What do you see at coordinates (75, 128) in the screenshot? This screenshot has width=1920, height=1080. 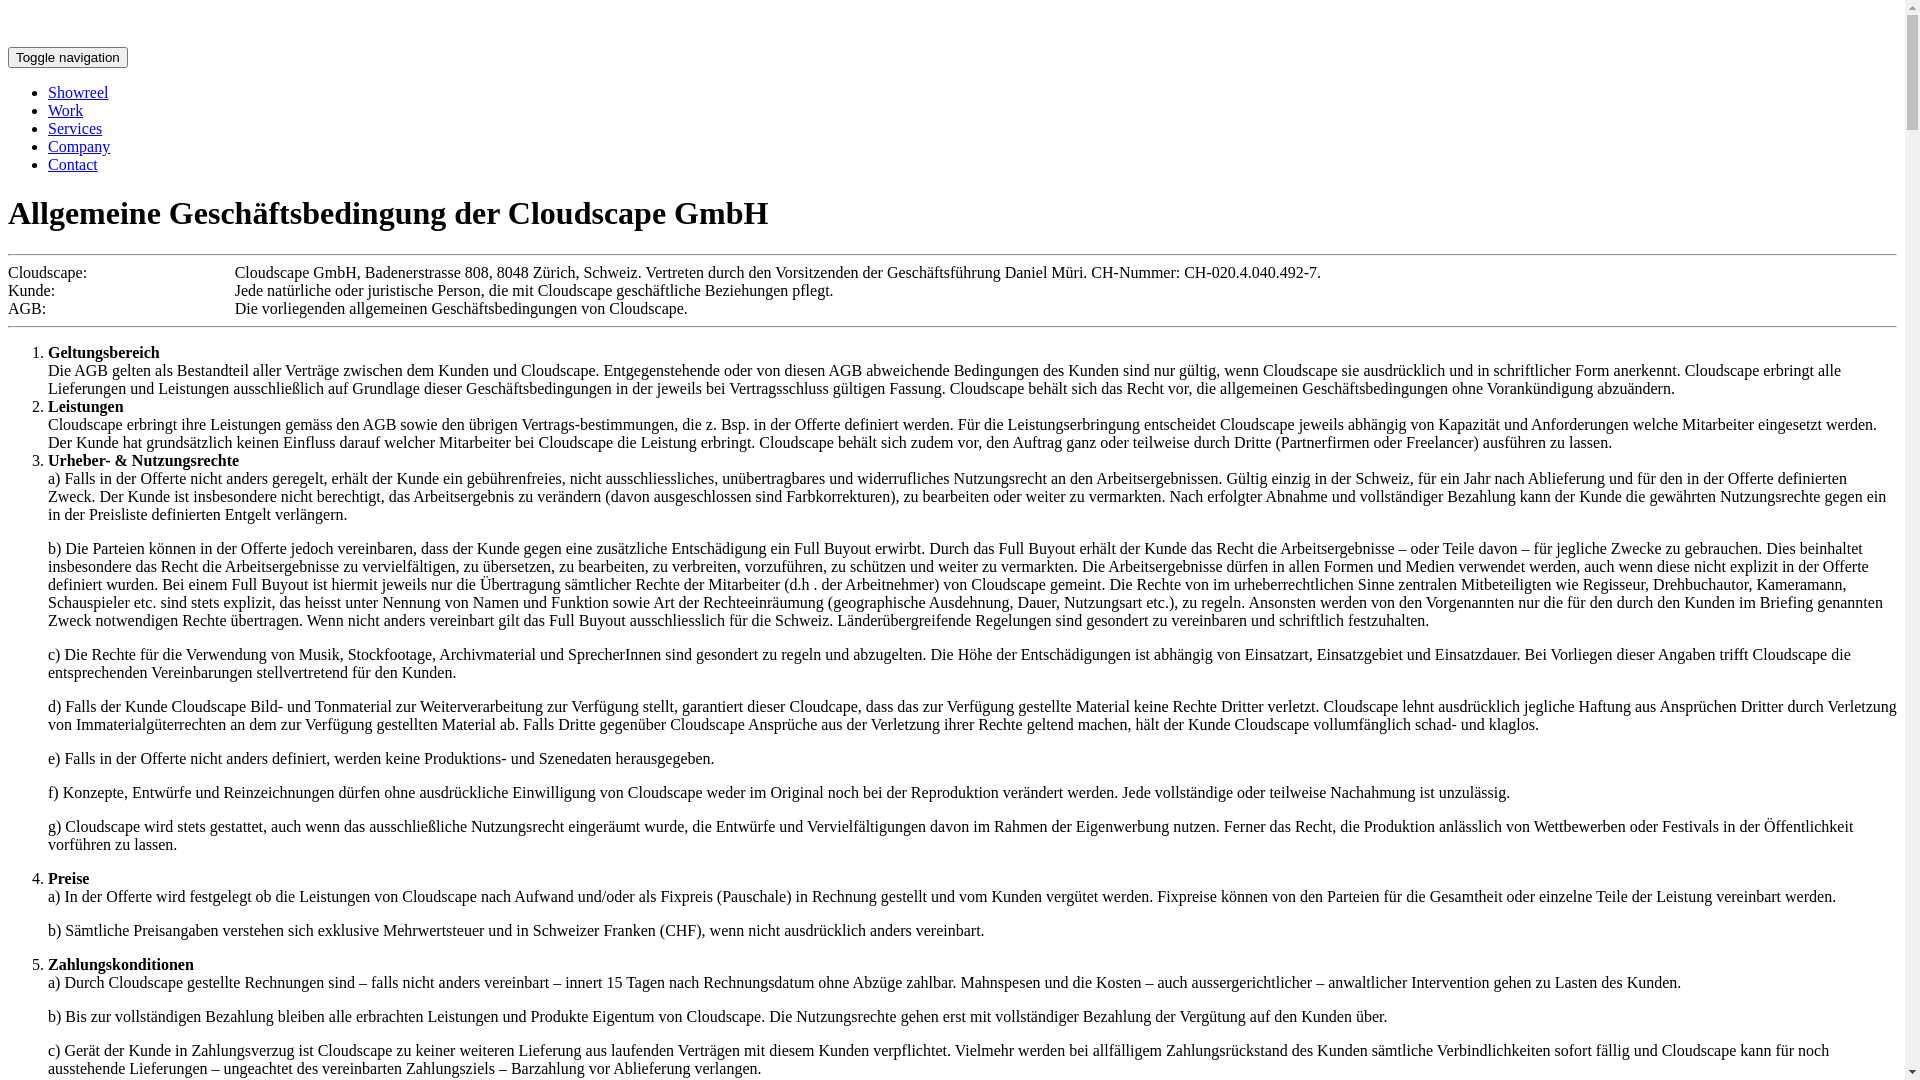 I see `'Services'` at bounding box center [75, 128].